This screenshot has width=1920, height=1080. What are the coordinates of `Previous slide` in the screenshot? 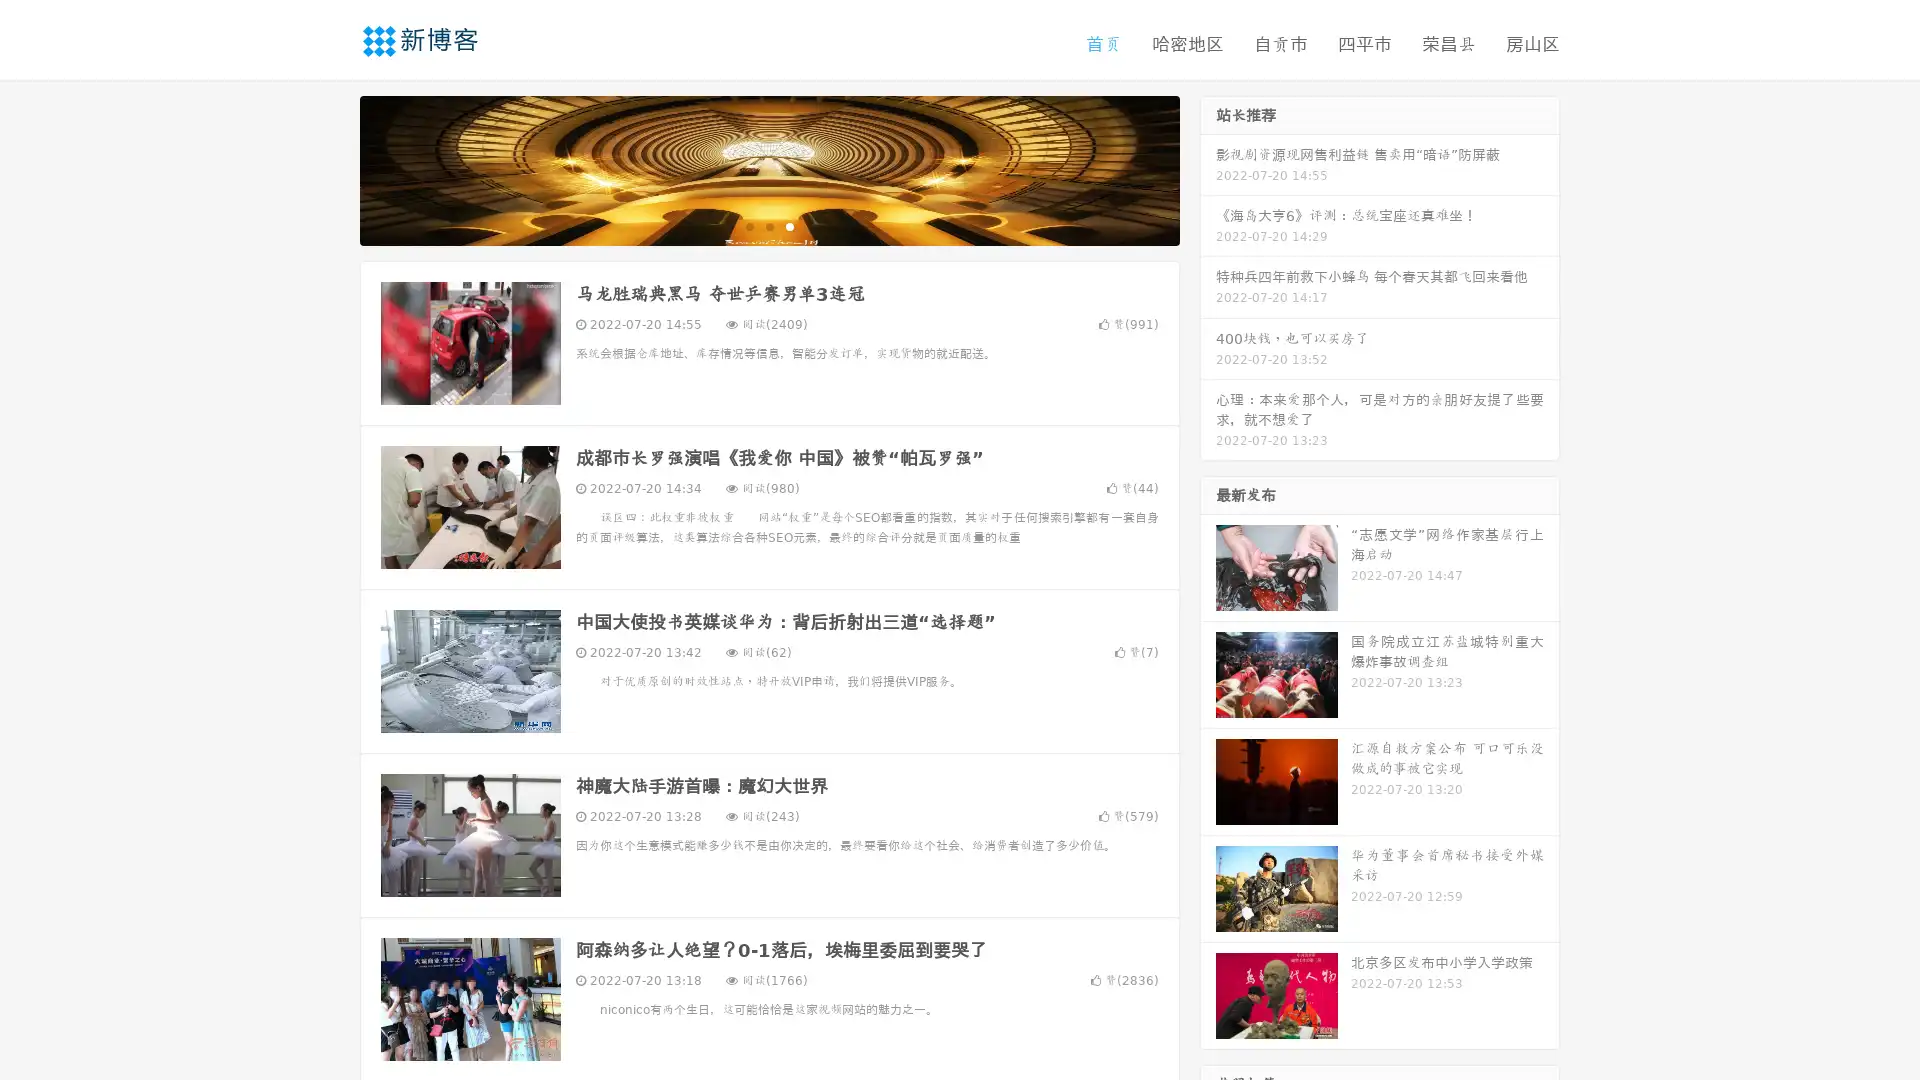 It's located at (330, 168).